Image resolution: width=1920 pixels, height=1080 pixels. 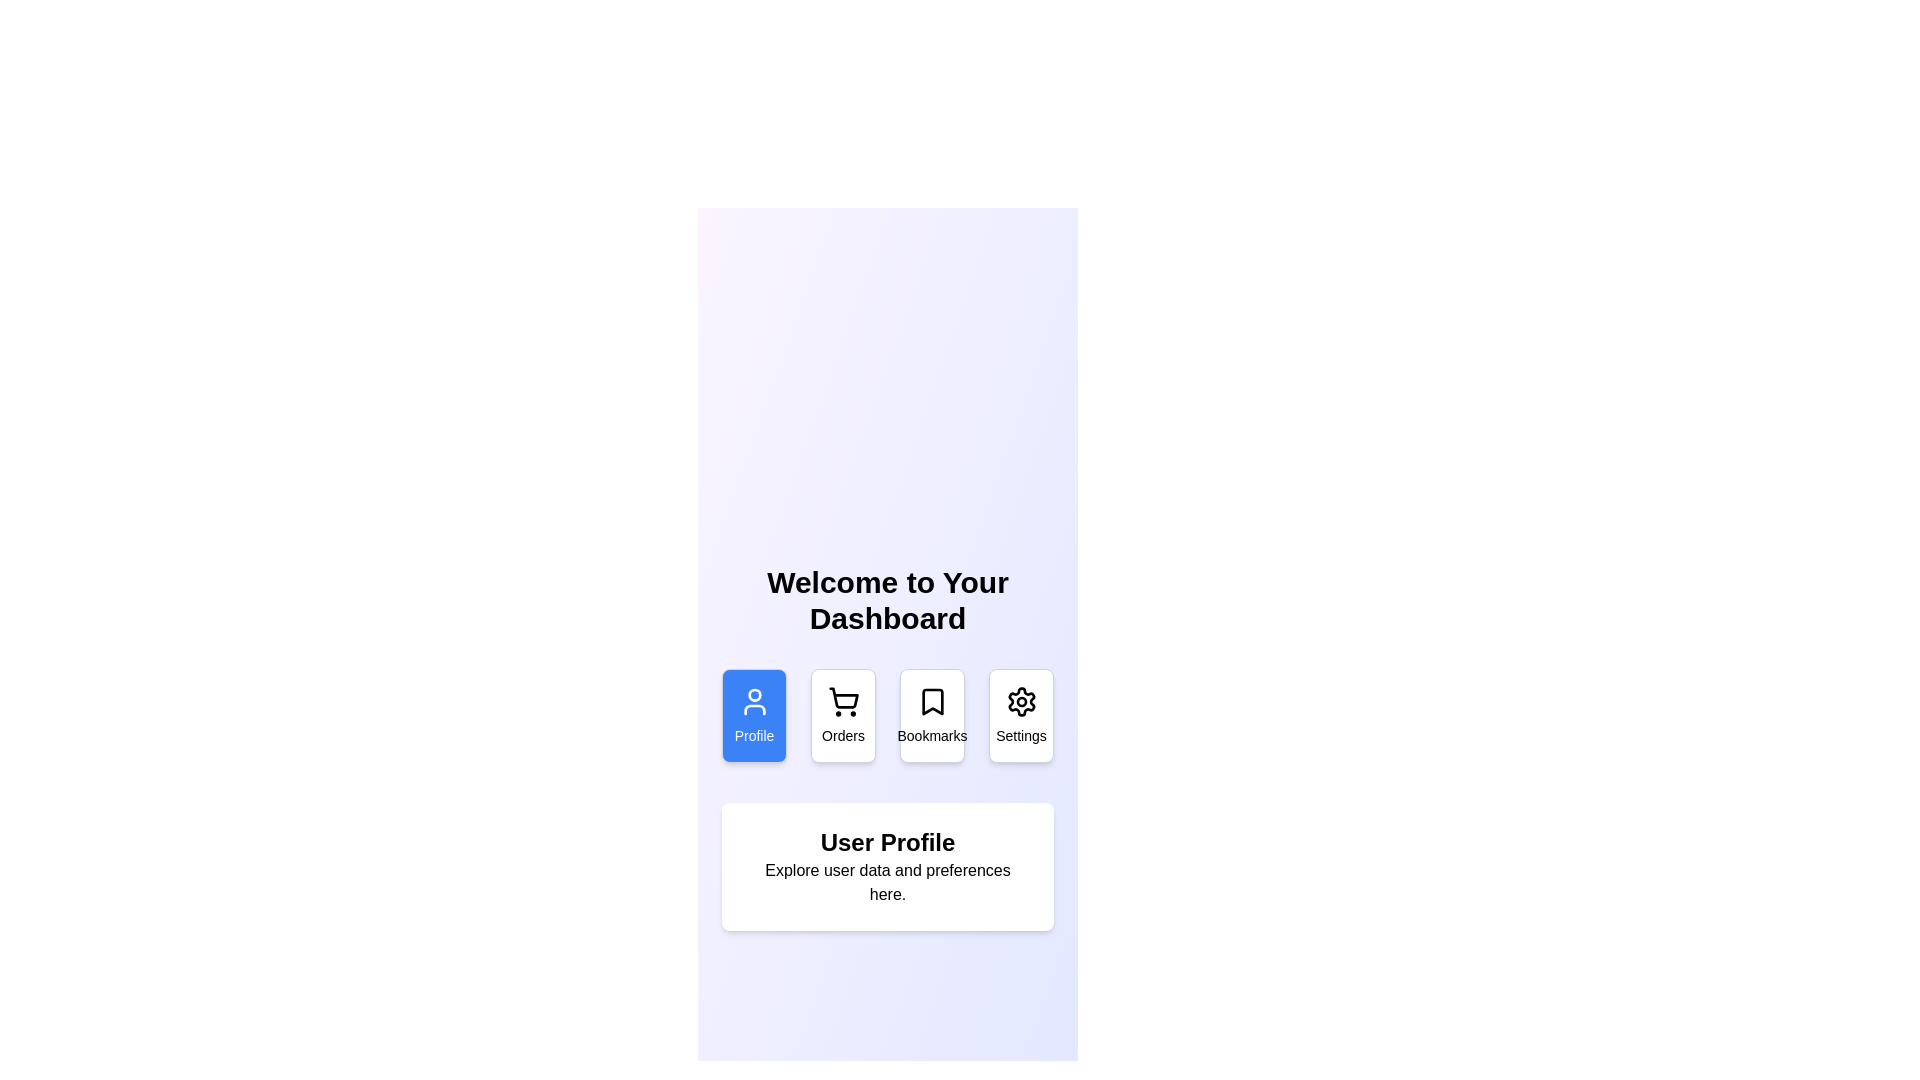 I want to click on the informational text block displaying 'User Profile' and 'Explore user data and preferences here.' by moving the cursor to its center, so click(x=887, y=866).